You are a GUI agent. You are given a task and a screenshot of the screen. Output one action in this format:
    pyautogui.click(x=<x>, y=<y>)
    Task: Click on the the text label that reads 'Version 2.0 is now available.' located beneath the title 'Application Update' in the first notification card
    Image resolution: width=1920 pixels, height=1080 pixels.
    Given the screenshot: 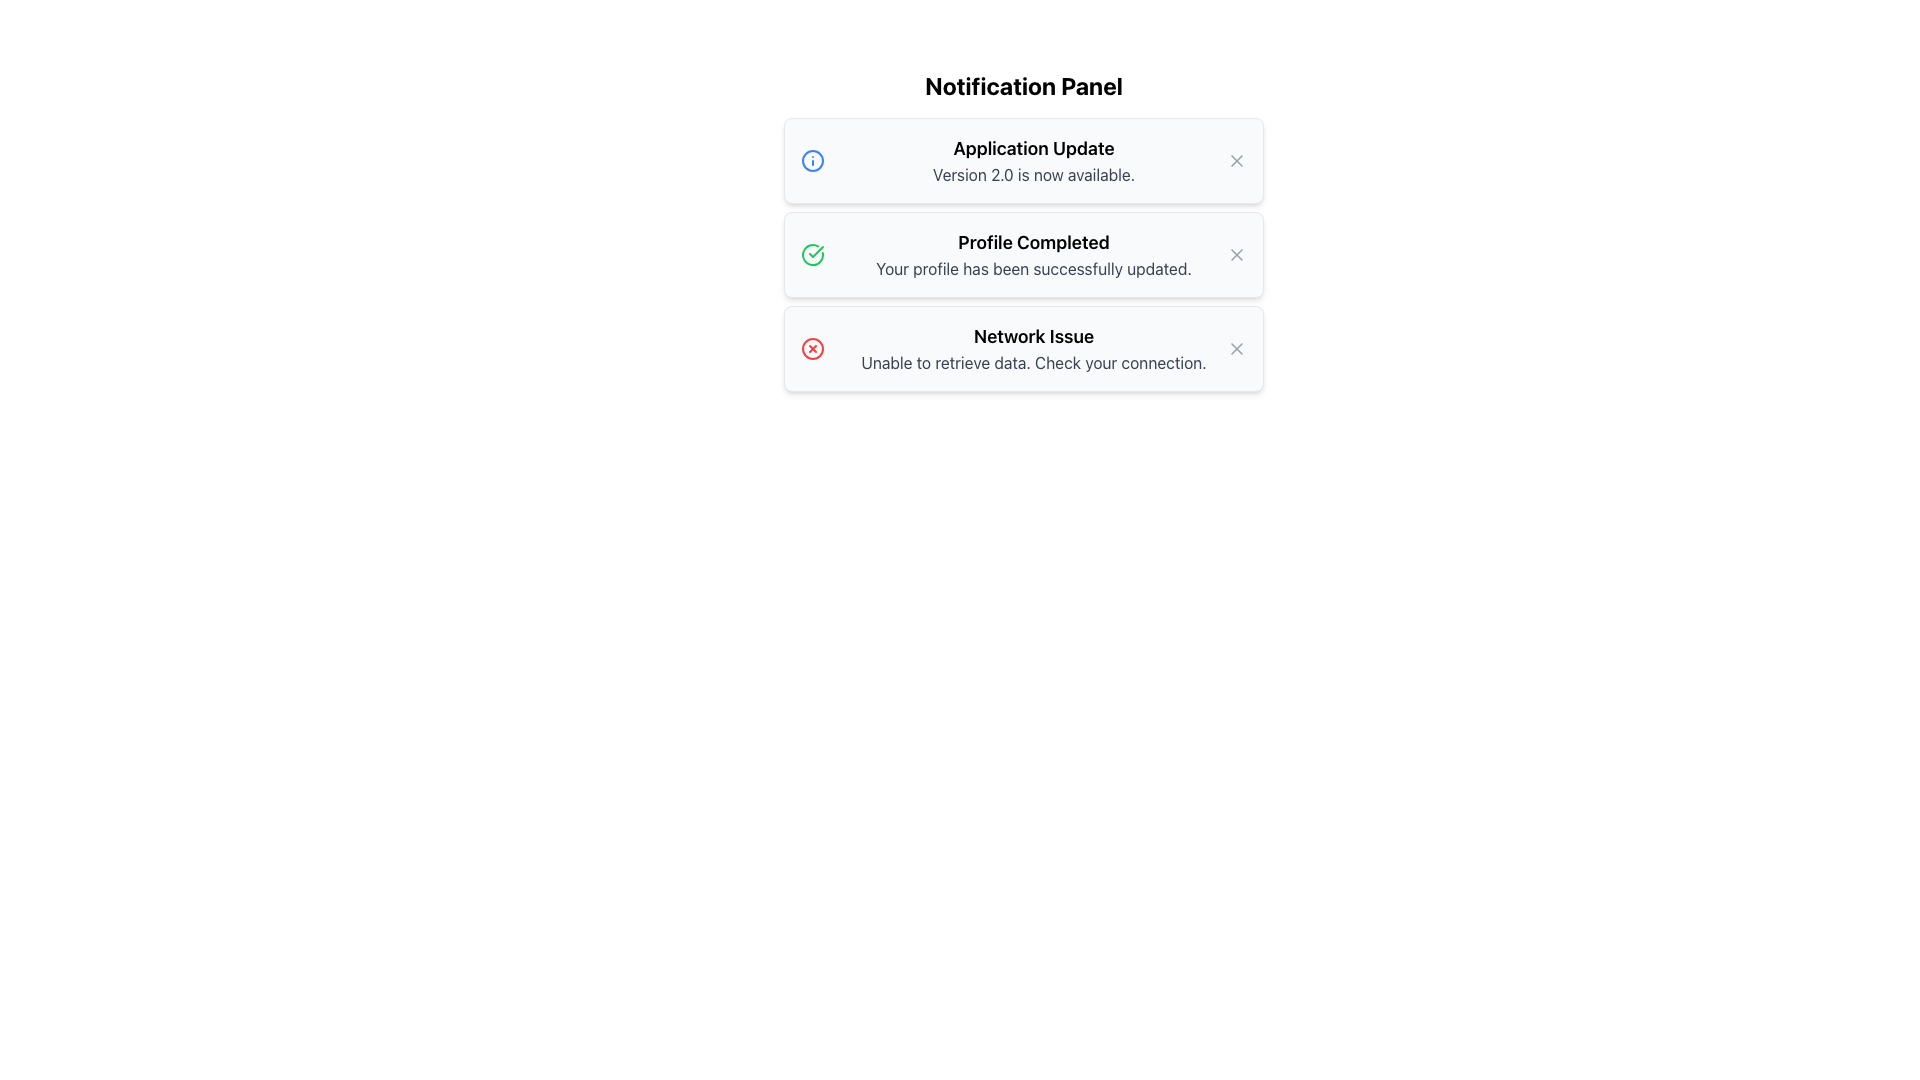 What is the action you would take?
    pyautogui.click(x=1033, y=173)
    